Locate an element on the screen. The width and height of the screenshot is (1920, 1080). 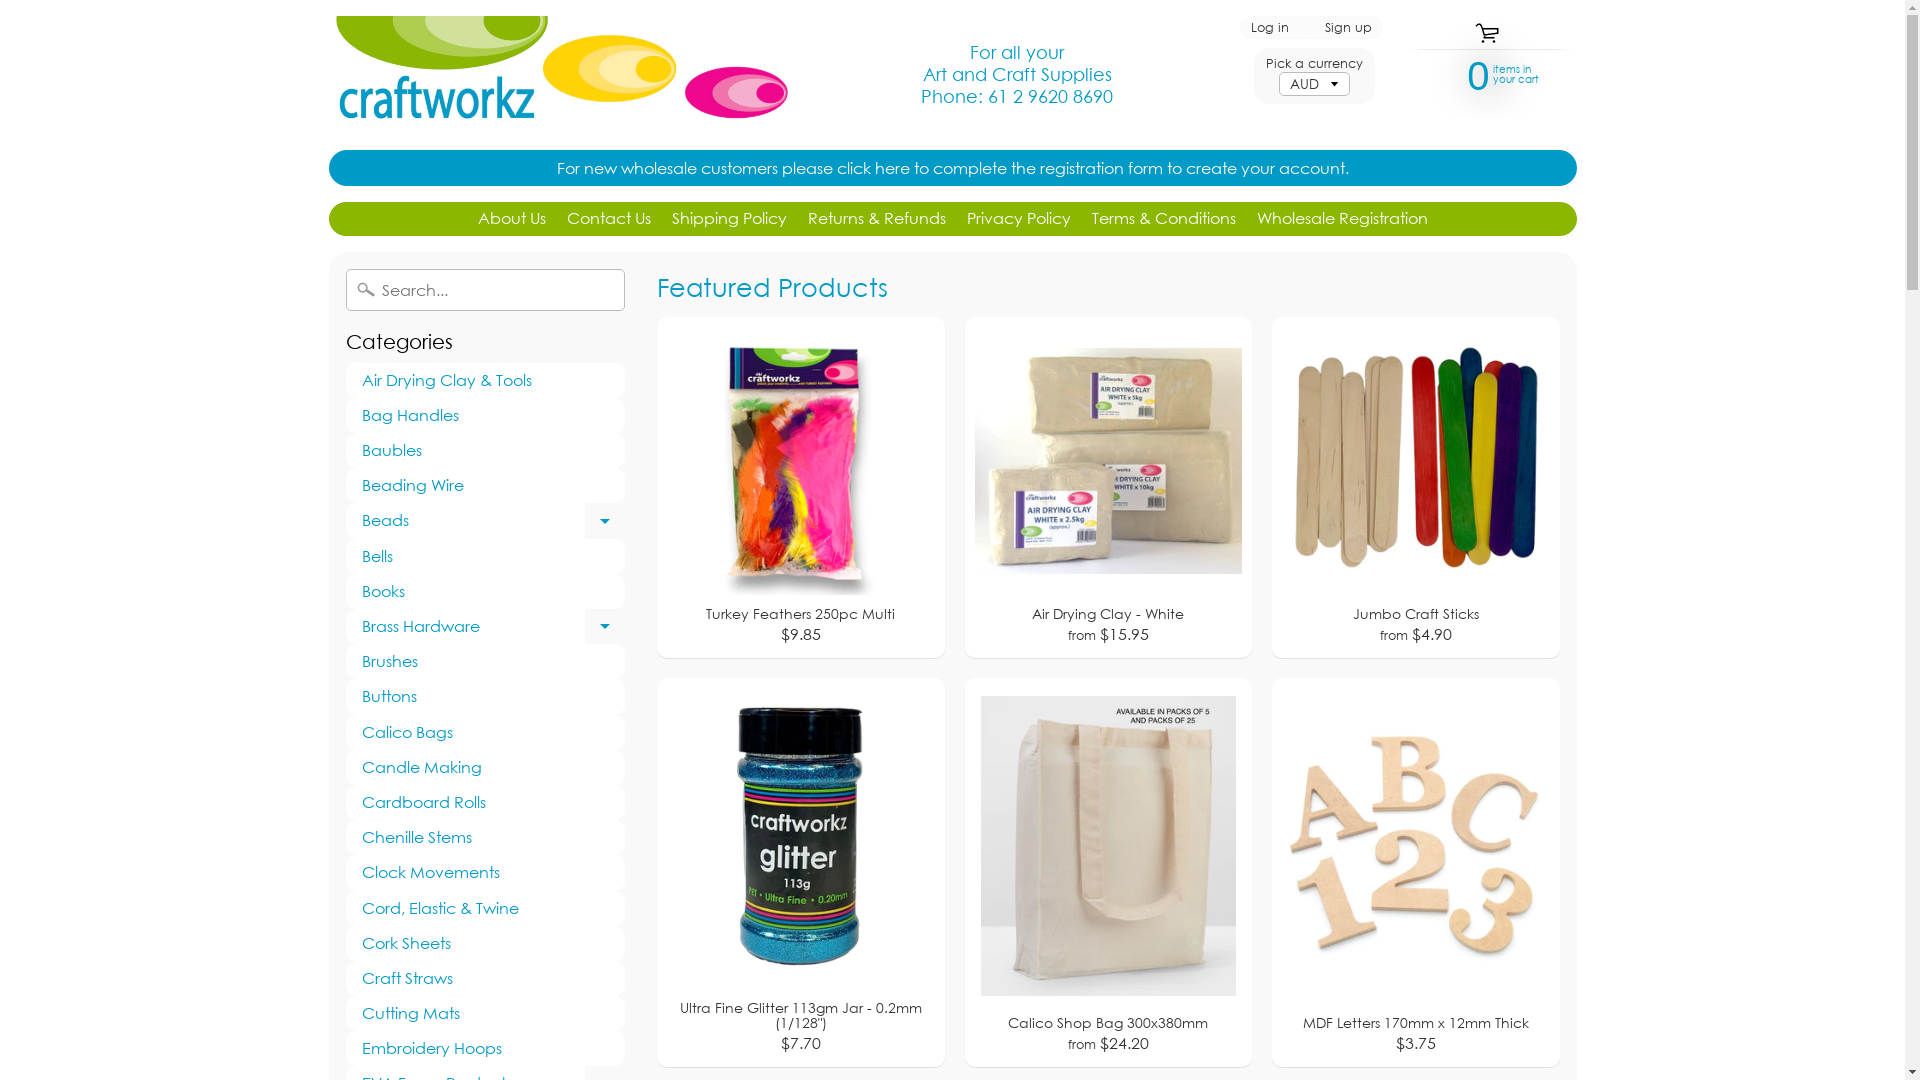
'Embroidery Hoops' is located at coordinates (485, 1047).